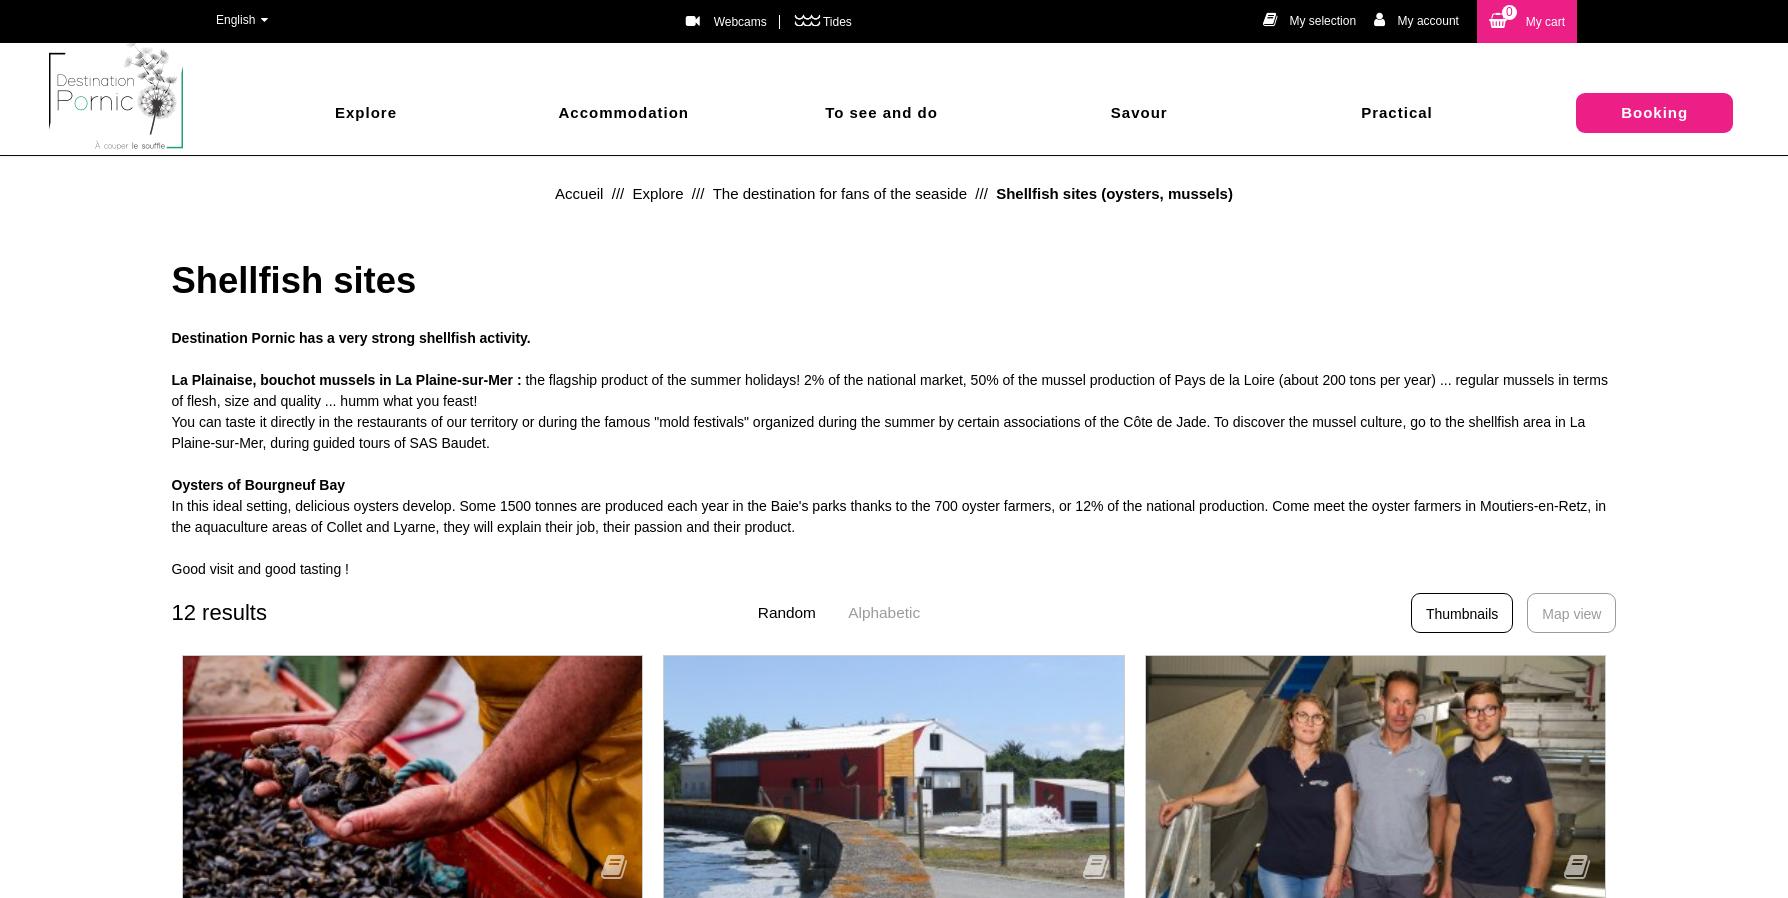  I want to click on 'The destination for fans of the seaside', so click(837, 192).